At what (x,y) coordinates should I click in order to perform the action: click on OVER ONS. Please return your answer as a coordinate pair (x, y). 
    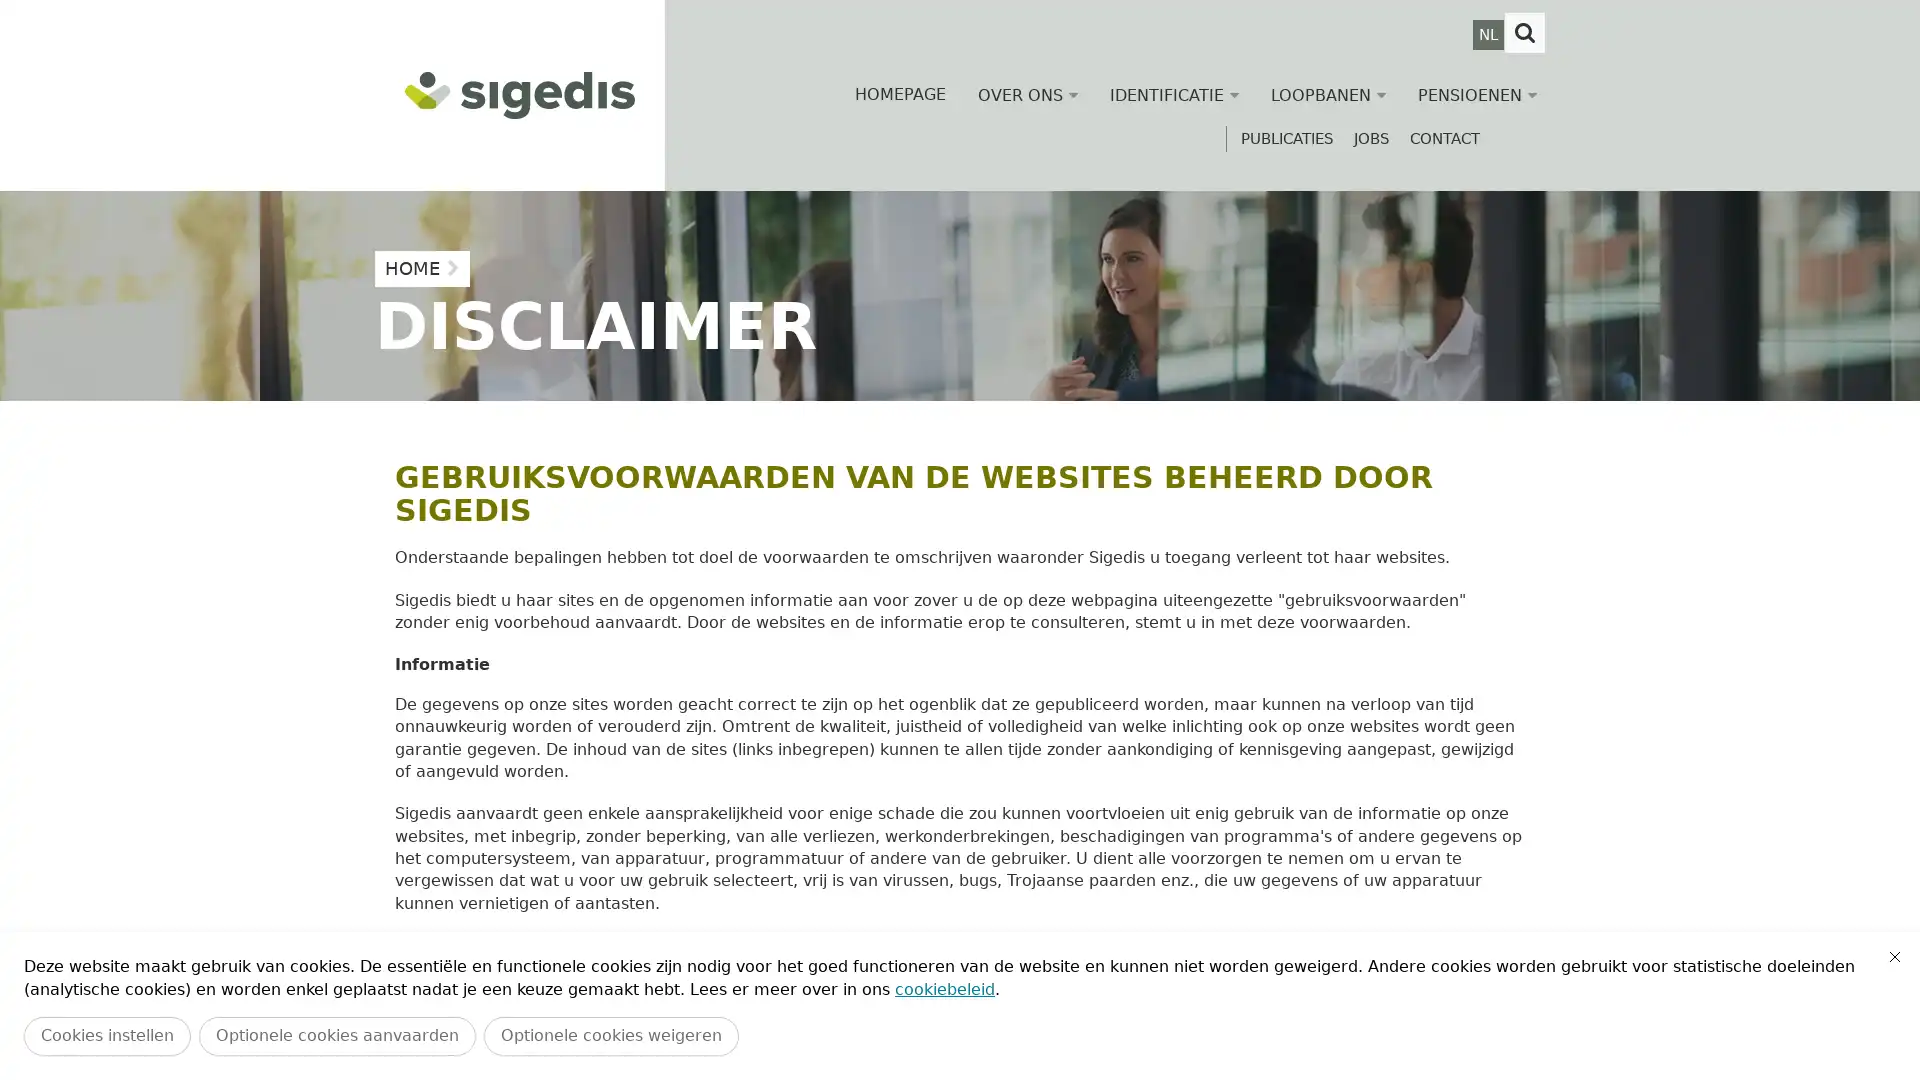
    Looking at the image, I should click on (1027, 95).